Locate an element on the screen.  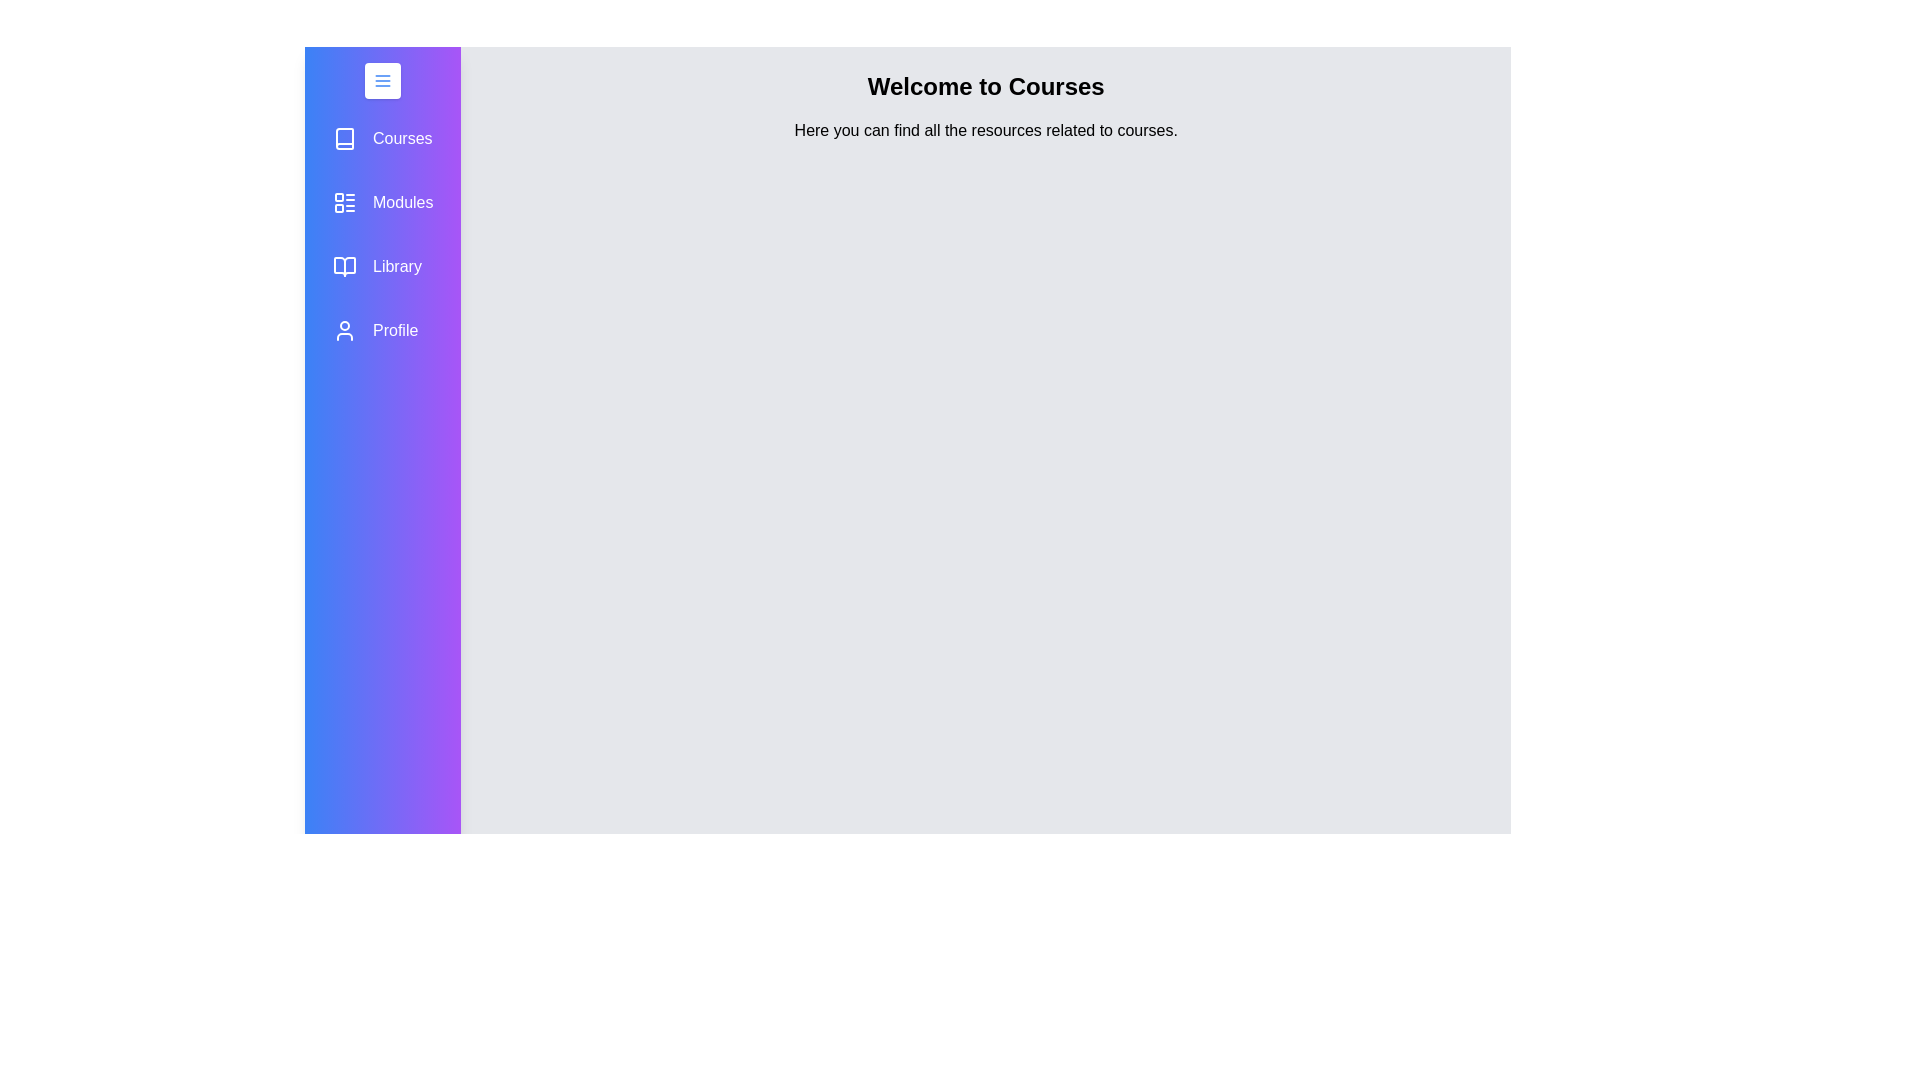
the Modules tab to observe the hover effect is located at coordinates (383, 203).